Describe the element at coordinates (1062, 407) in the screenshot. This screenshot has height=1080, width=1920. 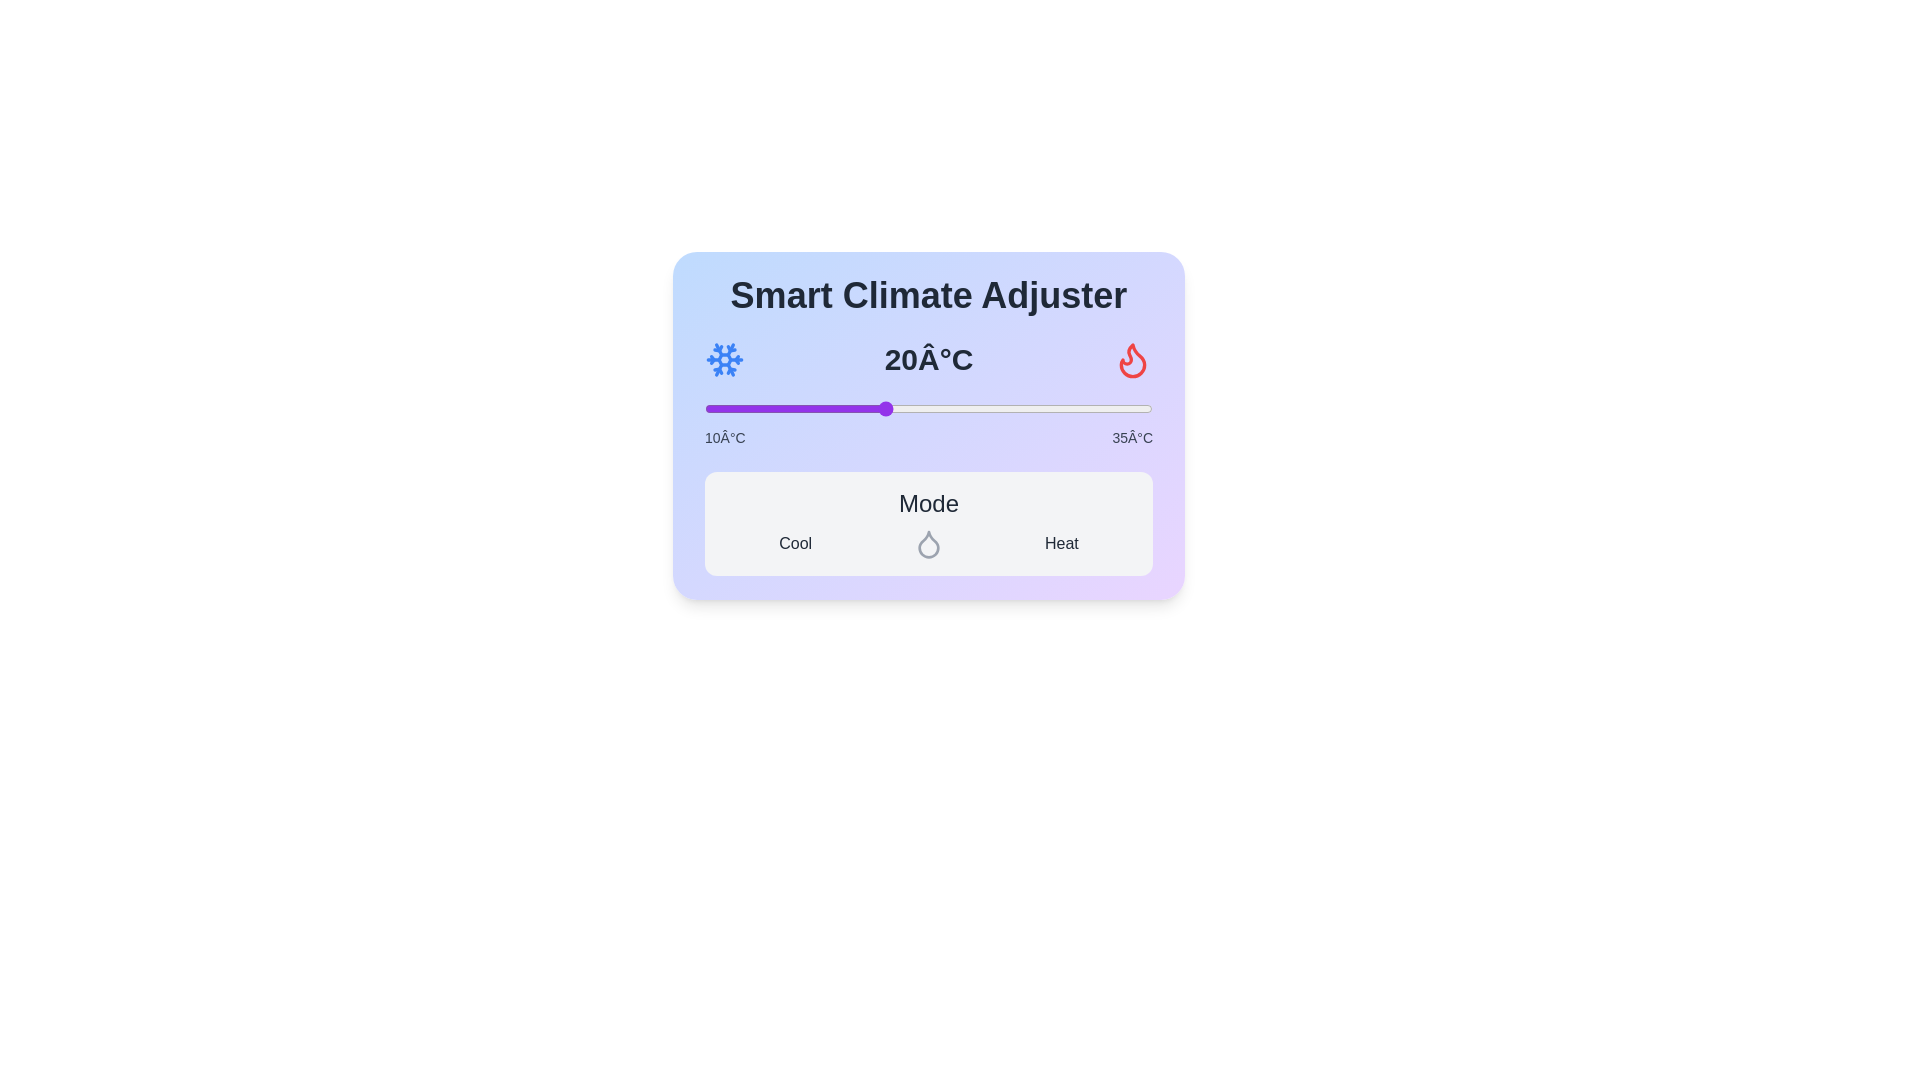
I see `the temperature to 30°C using the slider` at that location.